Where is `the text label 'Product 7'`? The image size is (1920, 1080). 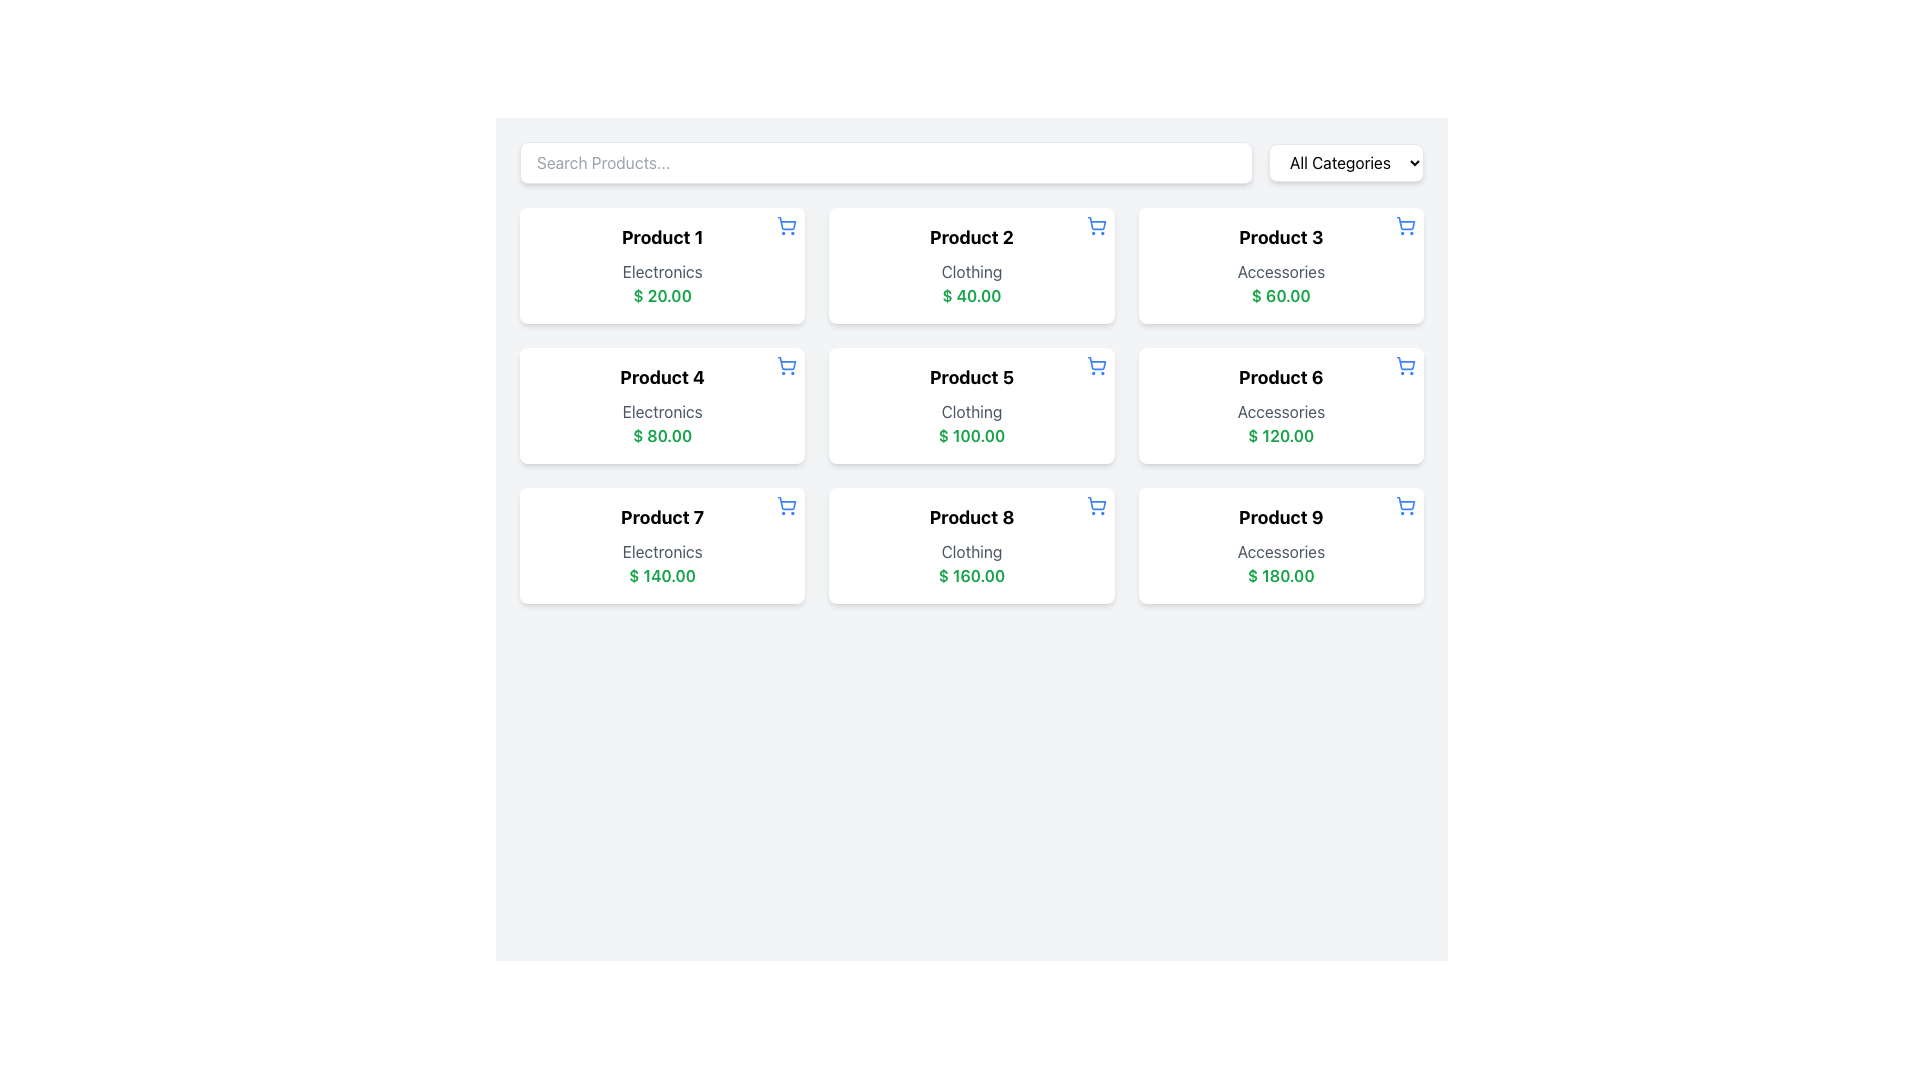
the text label 'Product 7' is located at coordinates (662, 516).